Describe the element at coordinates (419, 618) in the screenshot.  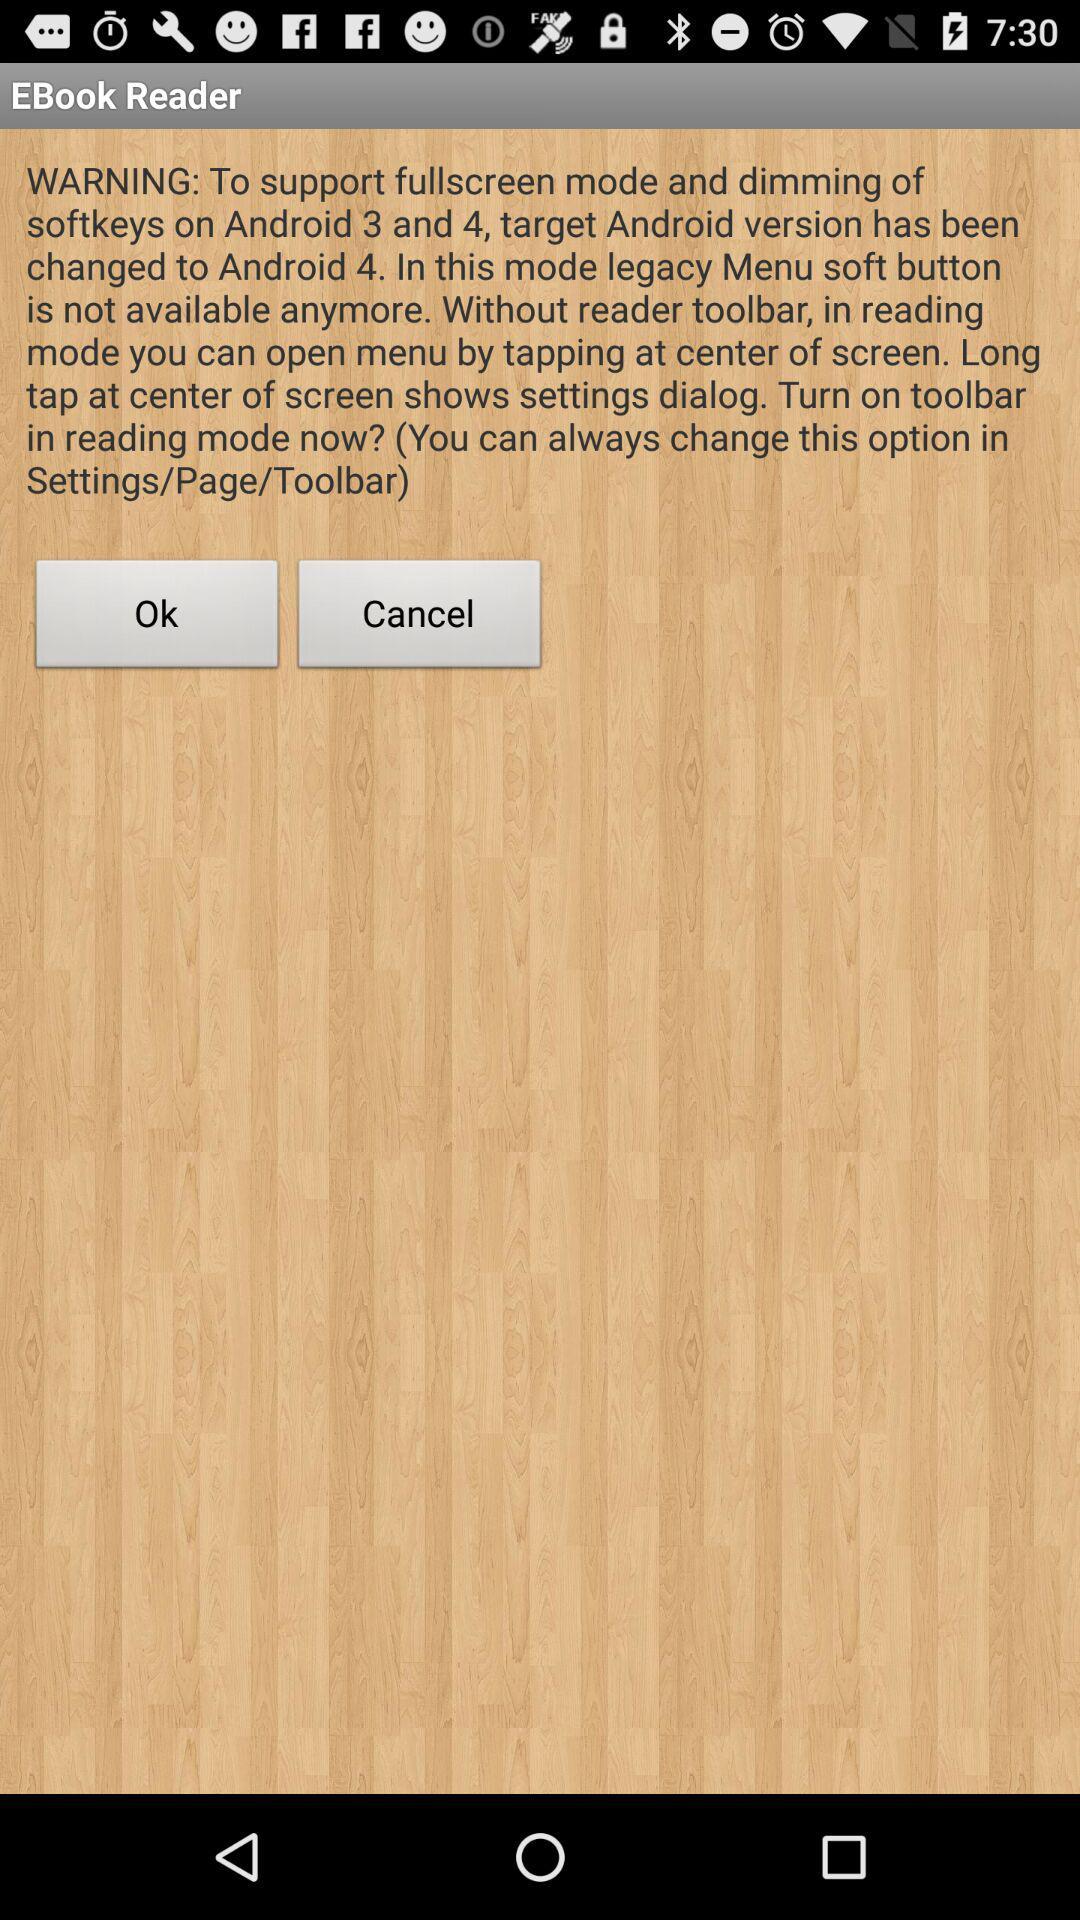
I see `icon to the right of the ok icon` at that location.